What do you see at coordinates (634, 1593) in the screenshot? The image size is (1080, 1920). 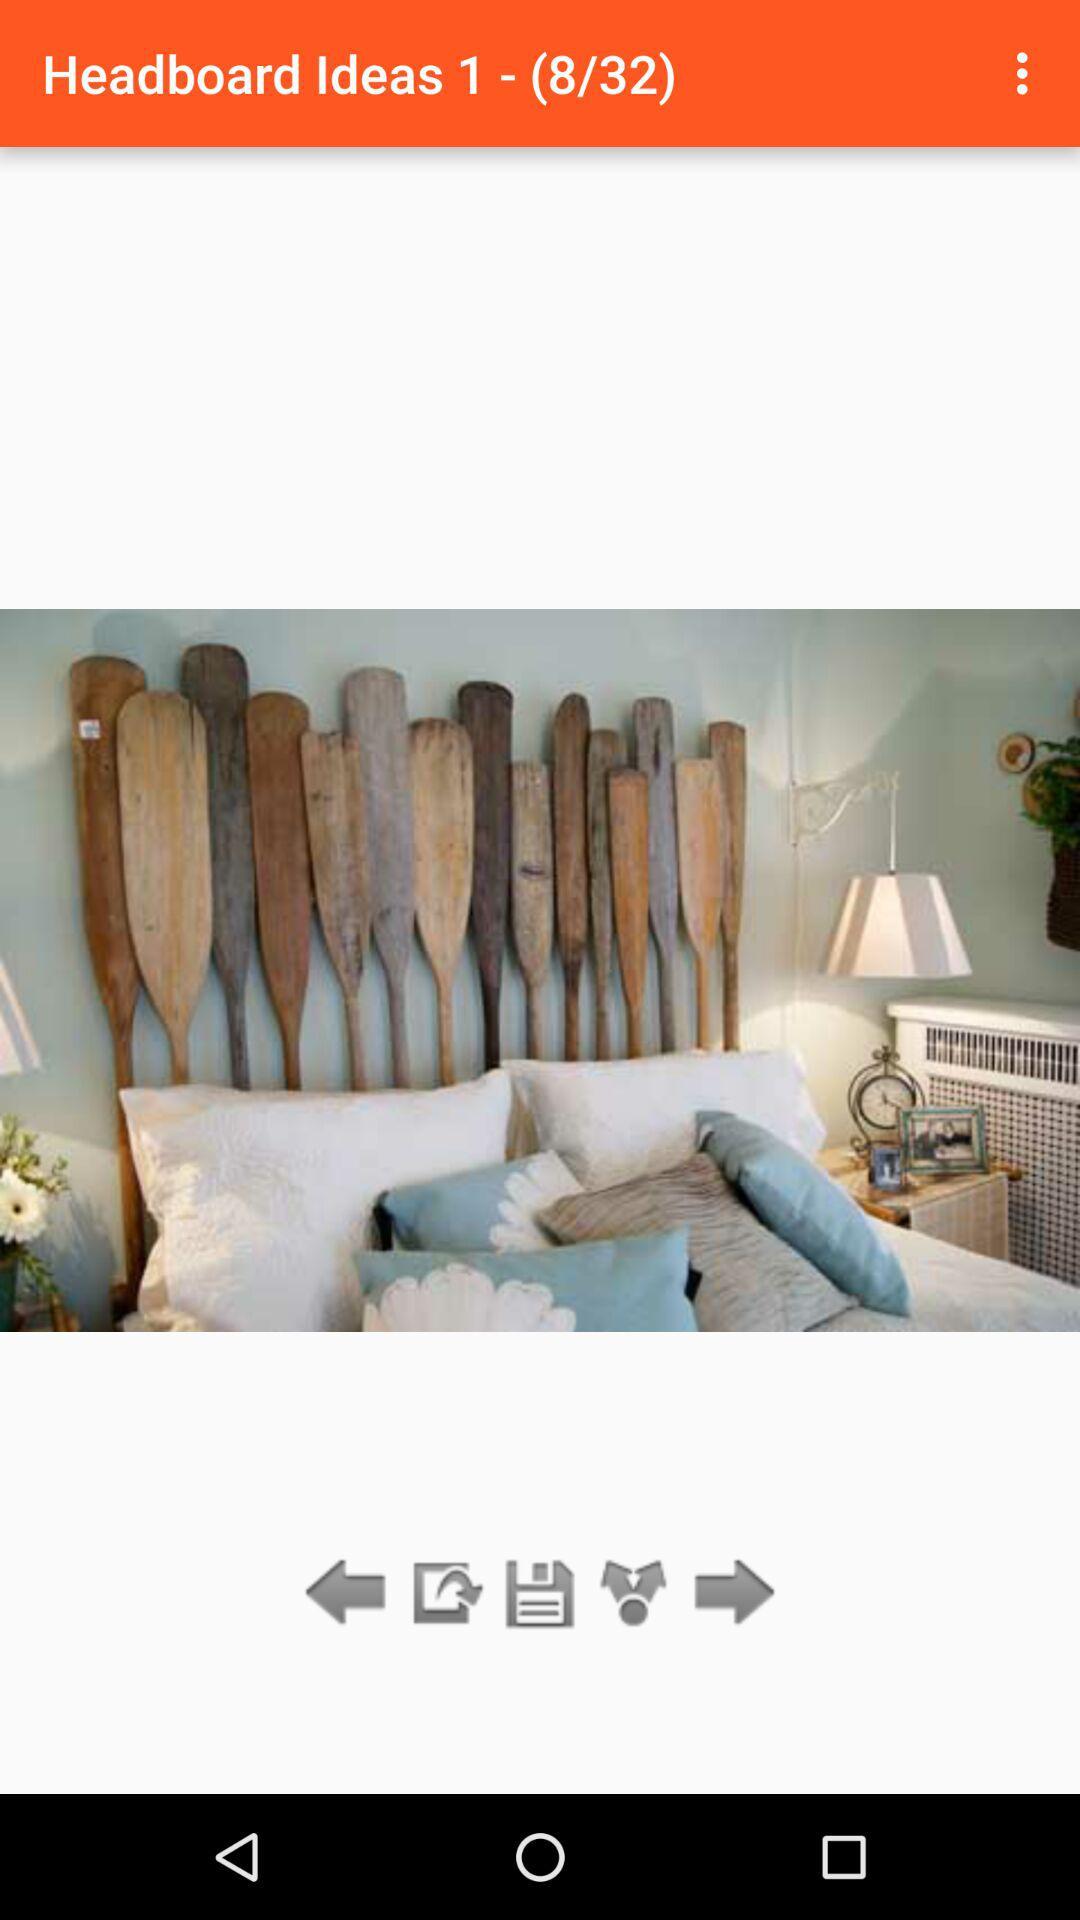 I see `share photo` at bounding box center [634, 1593].